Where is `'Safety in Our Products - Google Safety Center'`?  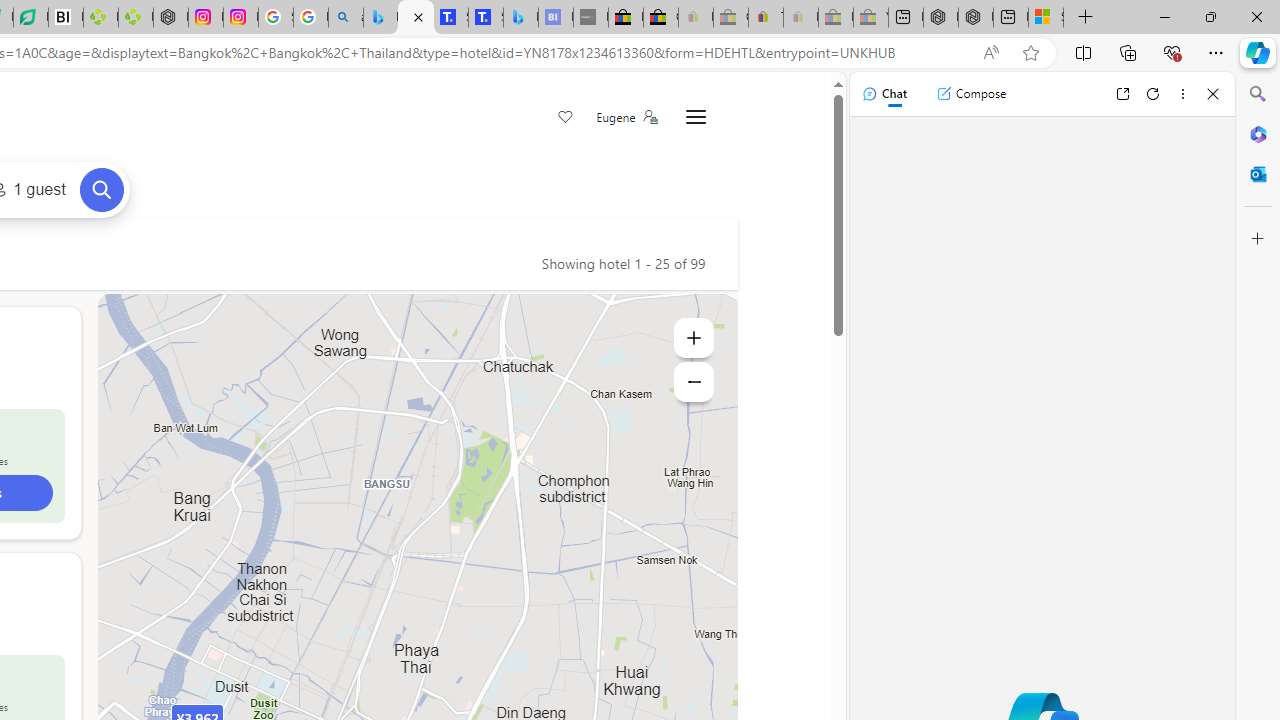
'Safety in Our Products - Google Safety Center' is located at coordinates (274, 17).